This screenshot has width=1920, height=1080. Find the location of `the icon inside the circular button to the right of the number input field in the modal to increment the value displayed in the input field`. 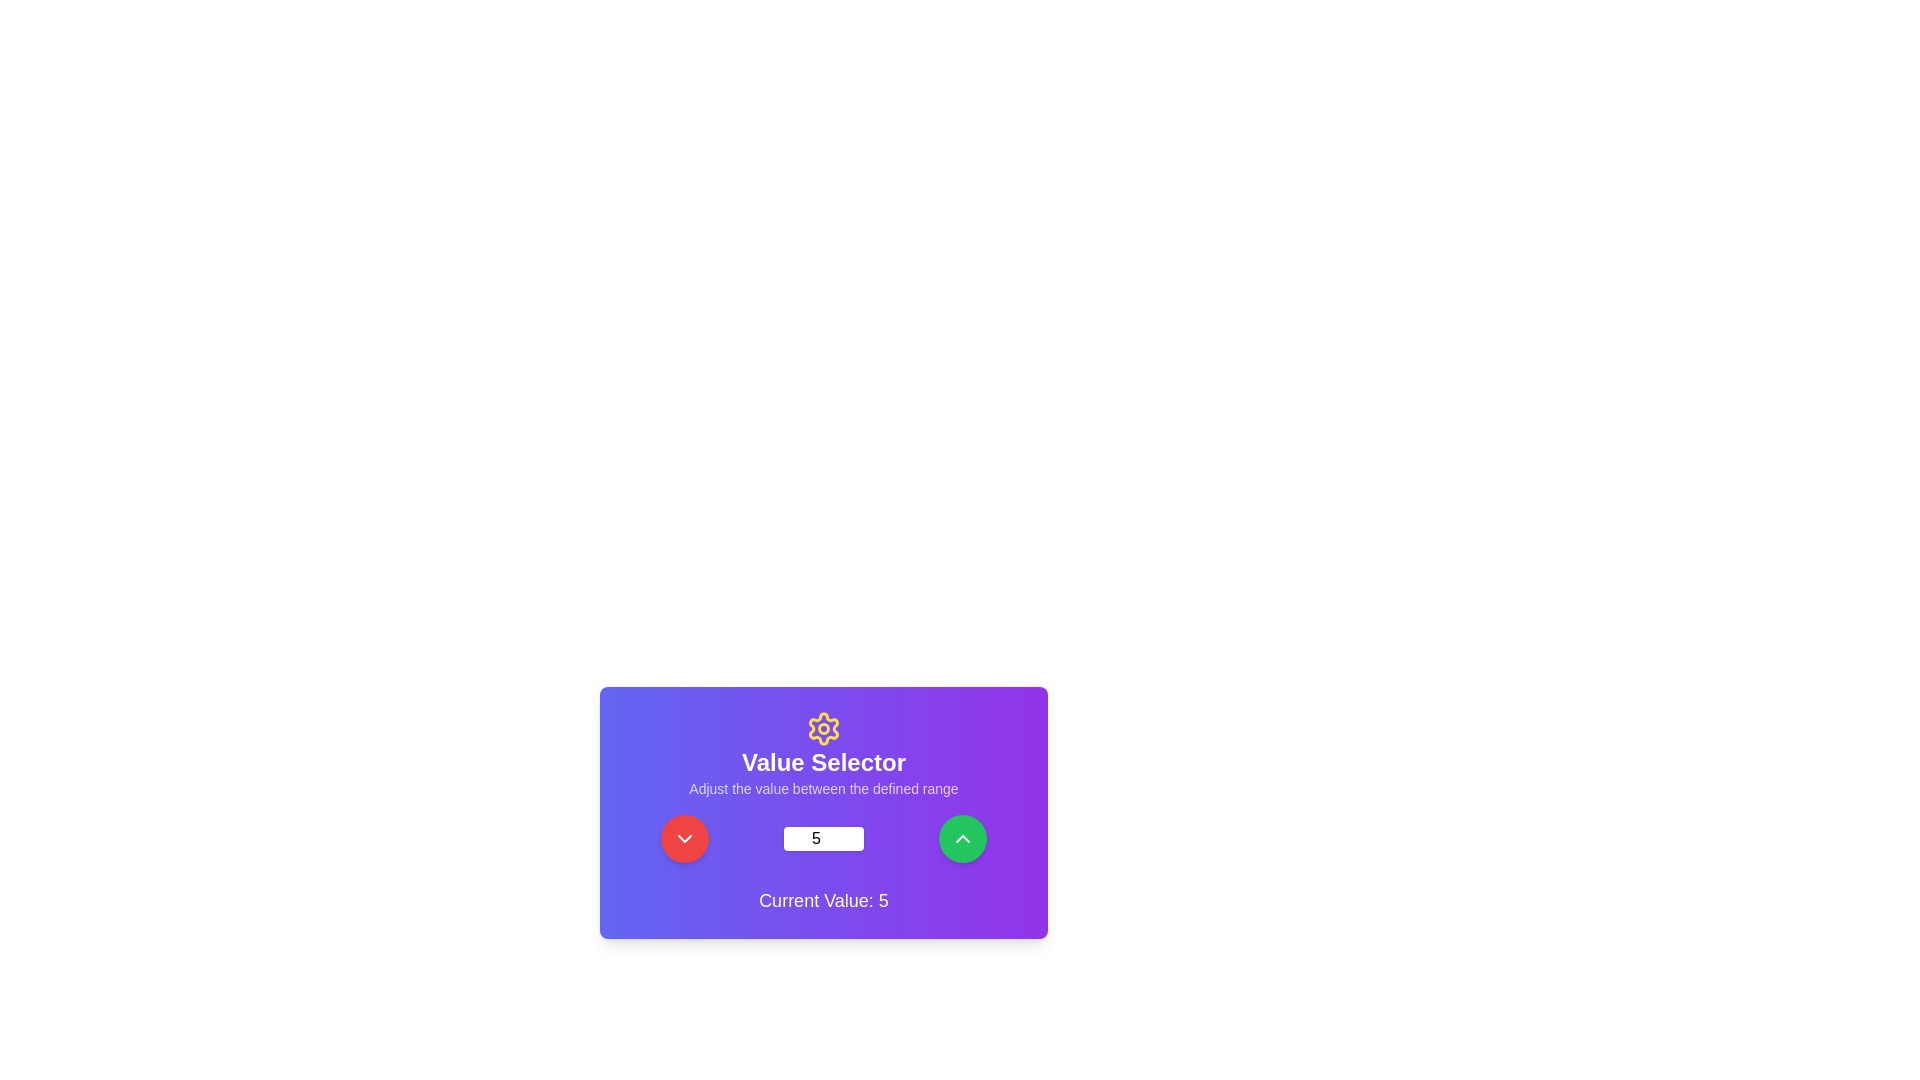

the icon inside the circular button to the right of the number input field in the modal to increment the value displayed in the input field is located at coordinates (962, 839).